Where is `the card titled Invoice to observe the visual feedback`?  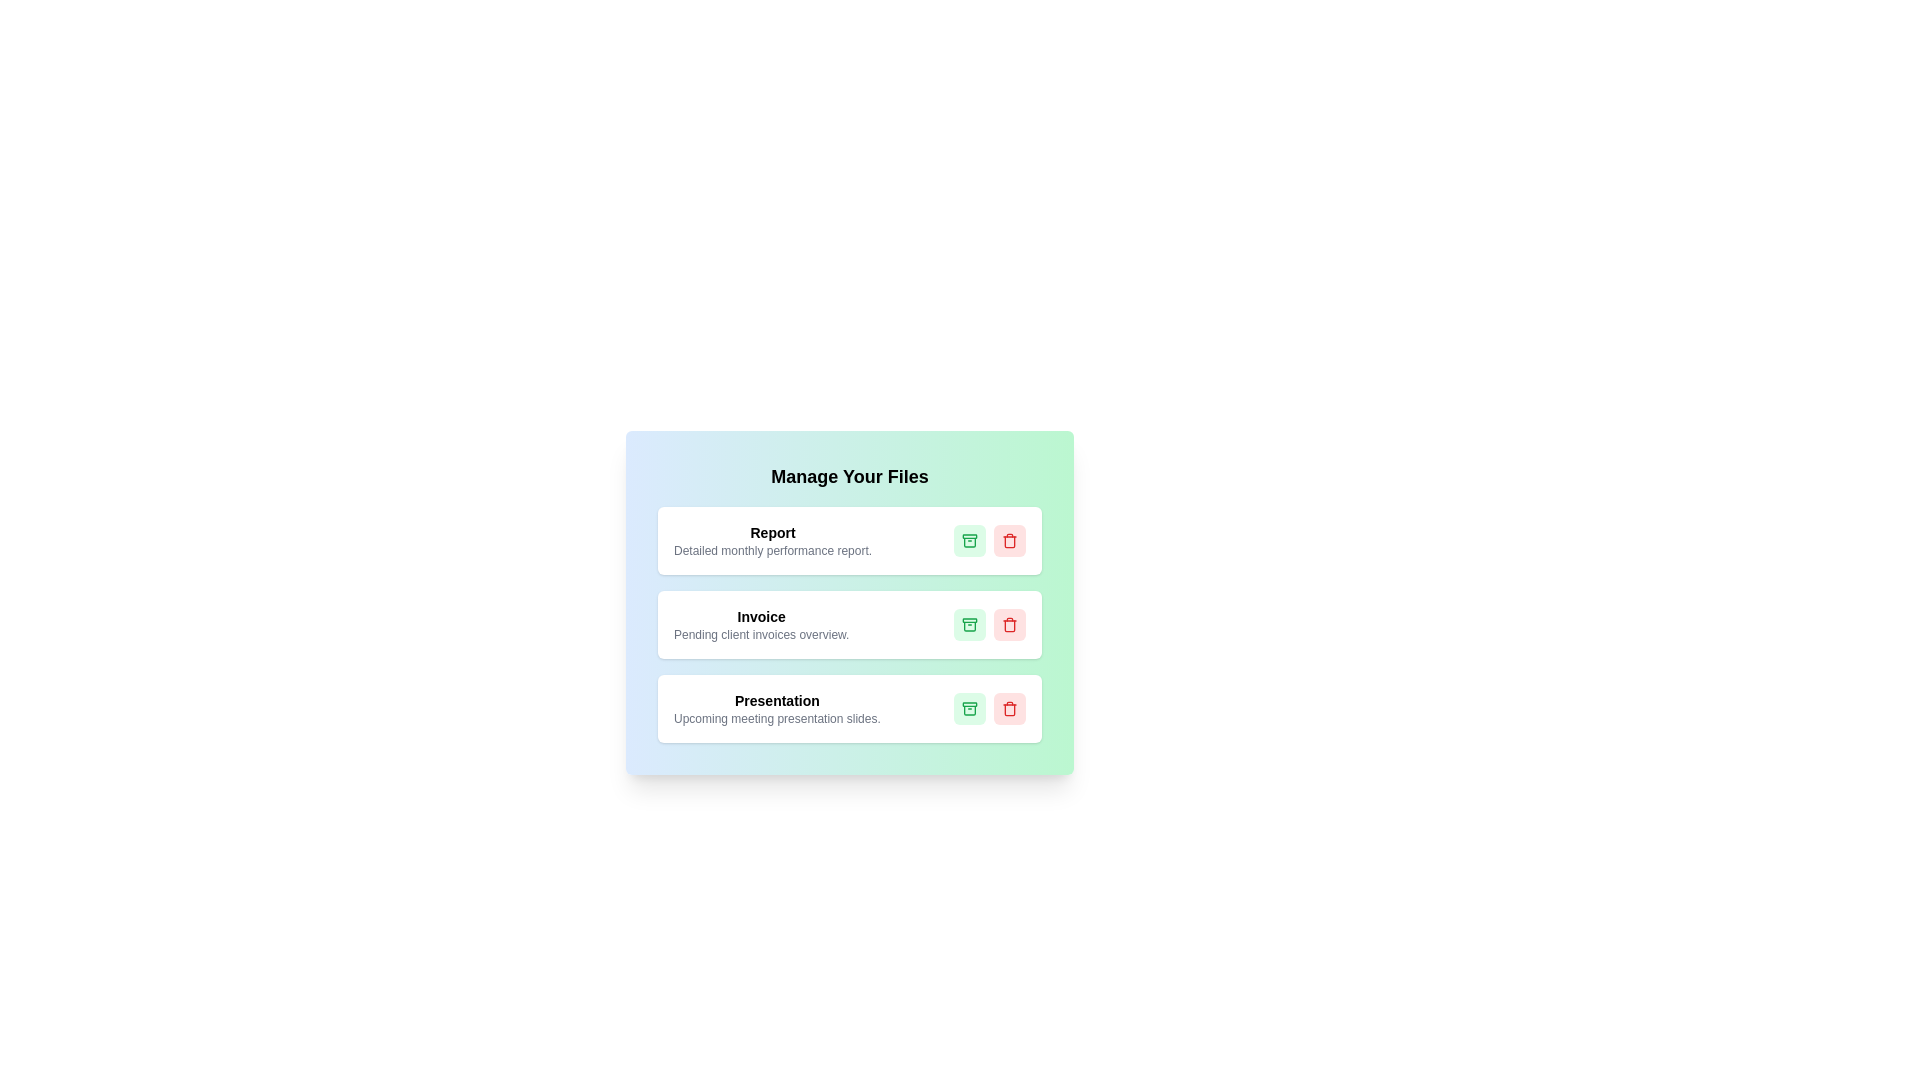
the card titled Invoice to observe the visual feedback is located at coordinates (849, 623).